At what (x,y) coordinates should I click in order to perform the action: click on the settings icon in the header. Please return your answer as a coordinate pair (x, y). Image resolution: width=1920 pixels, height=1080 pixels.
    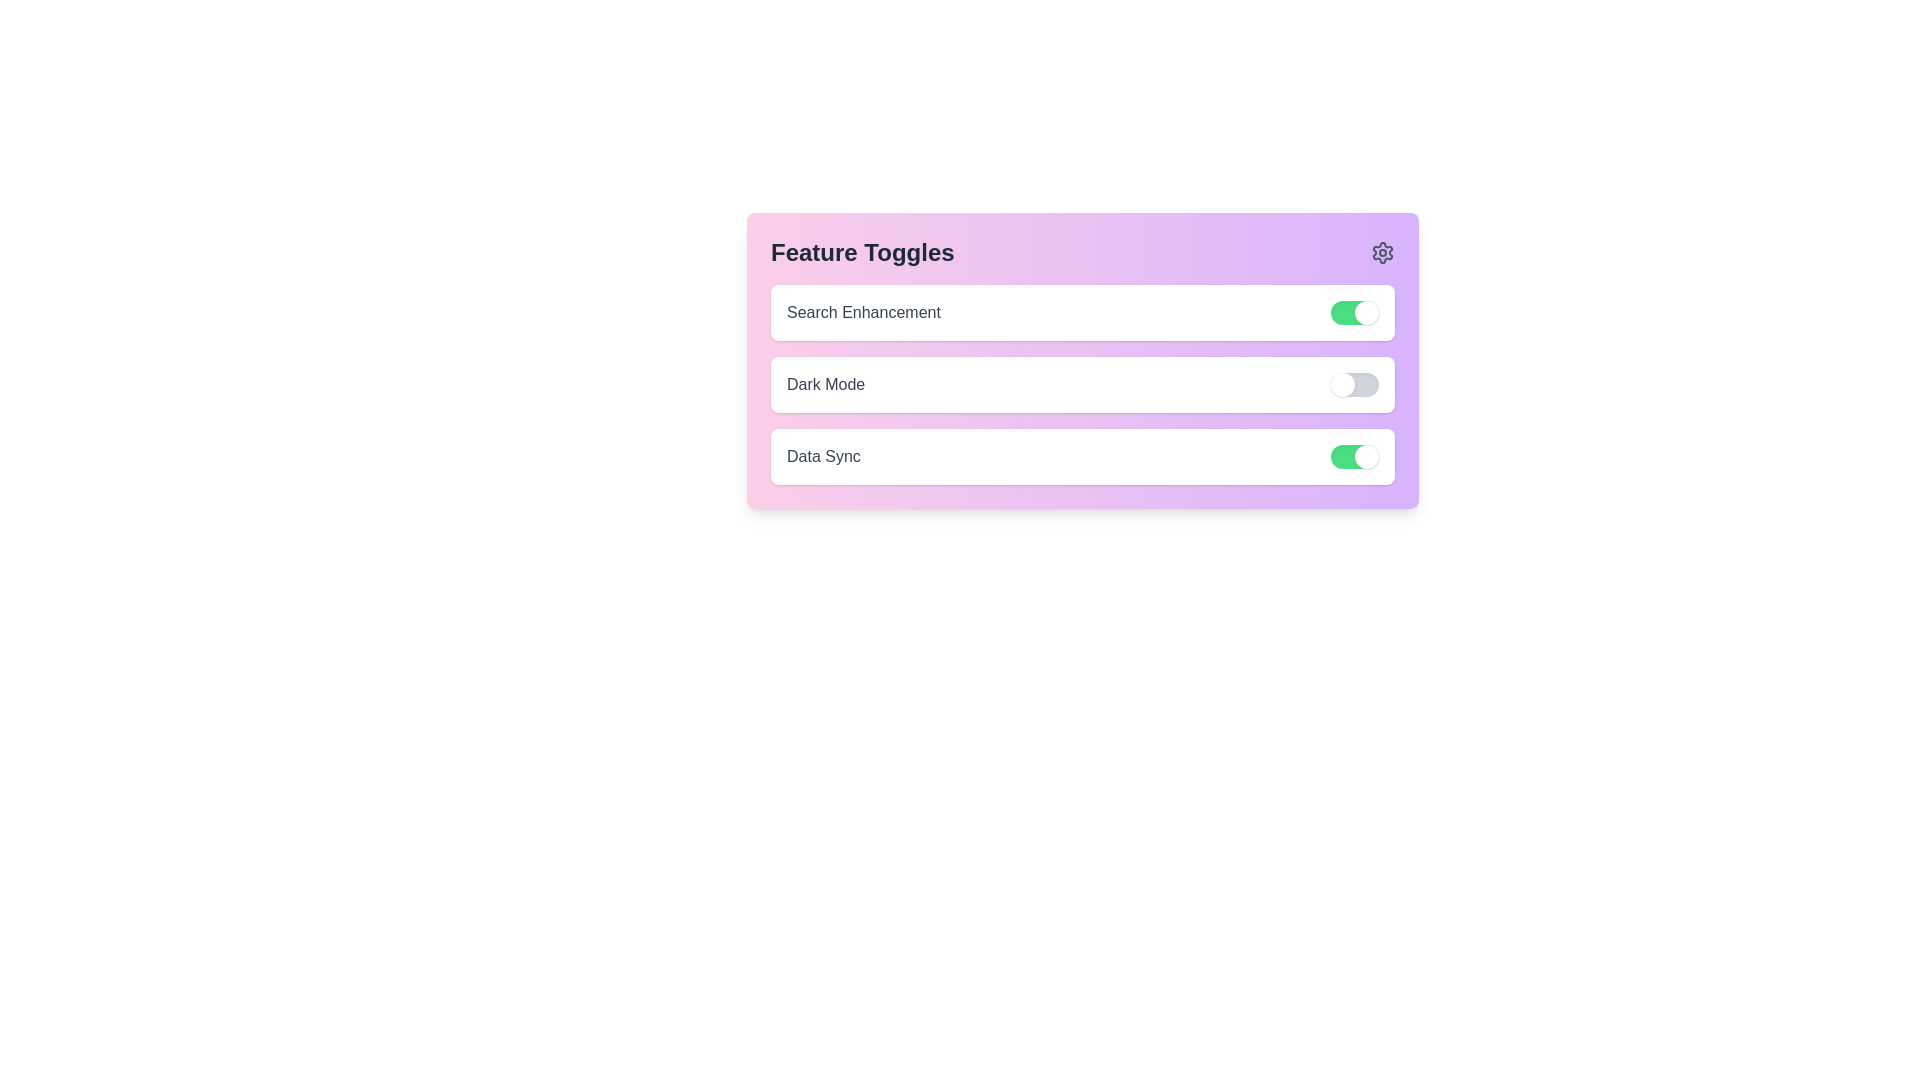
    Looking at the image, I should click on (1381, 252).